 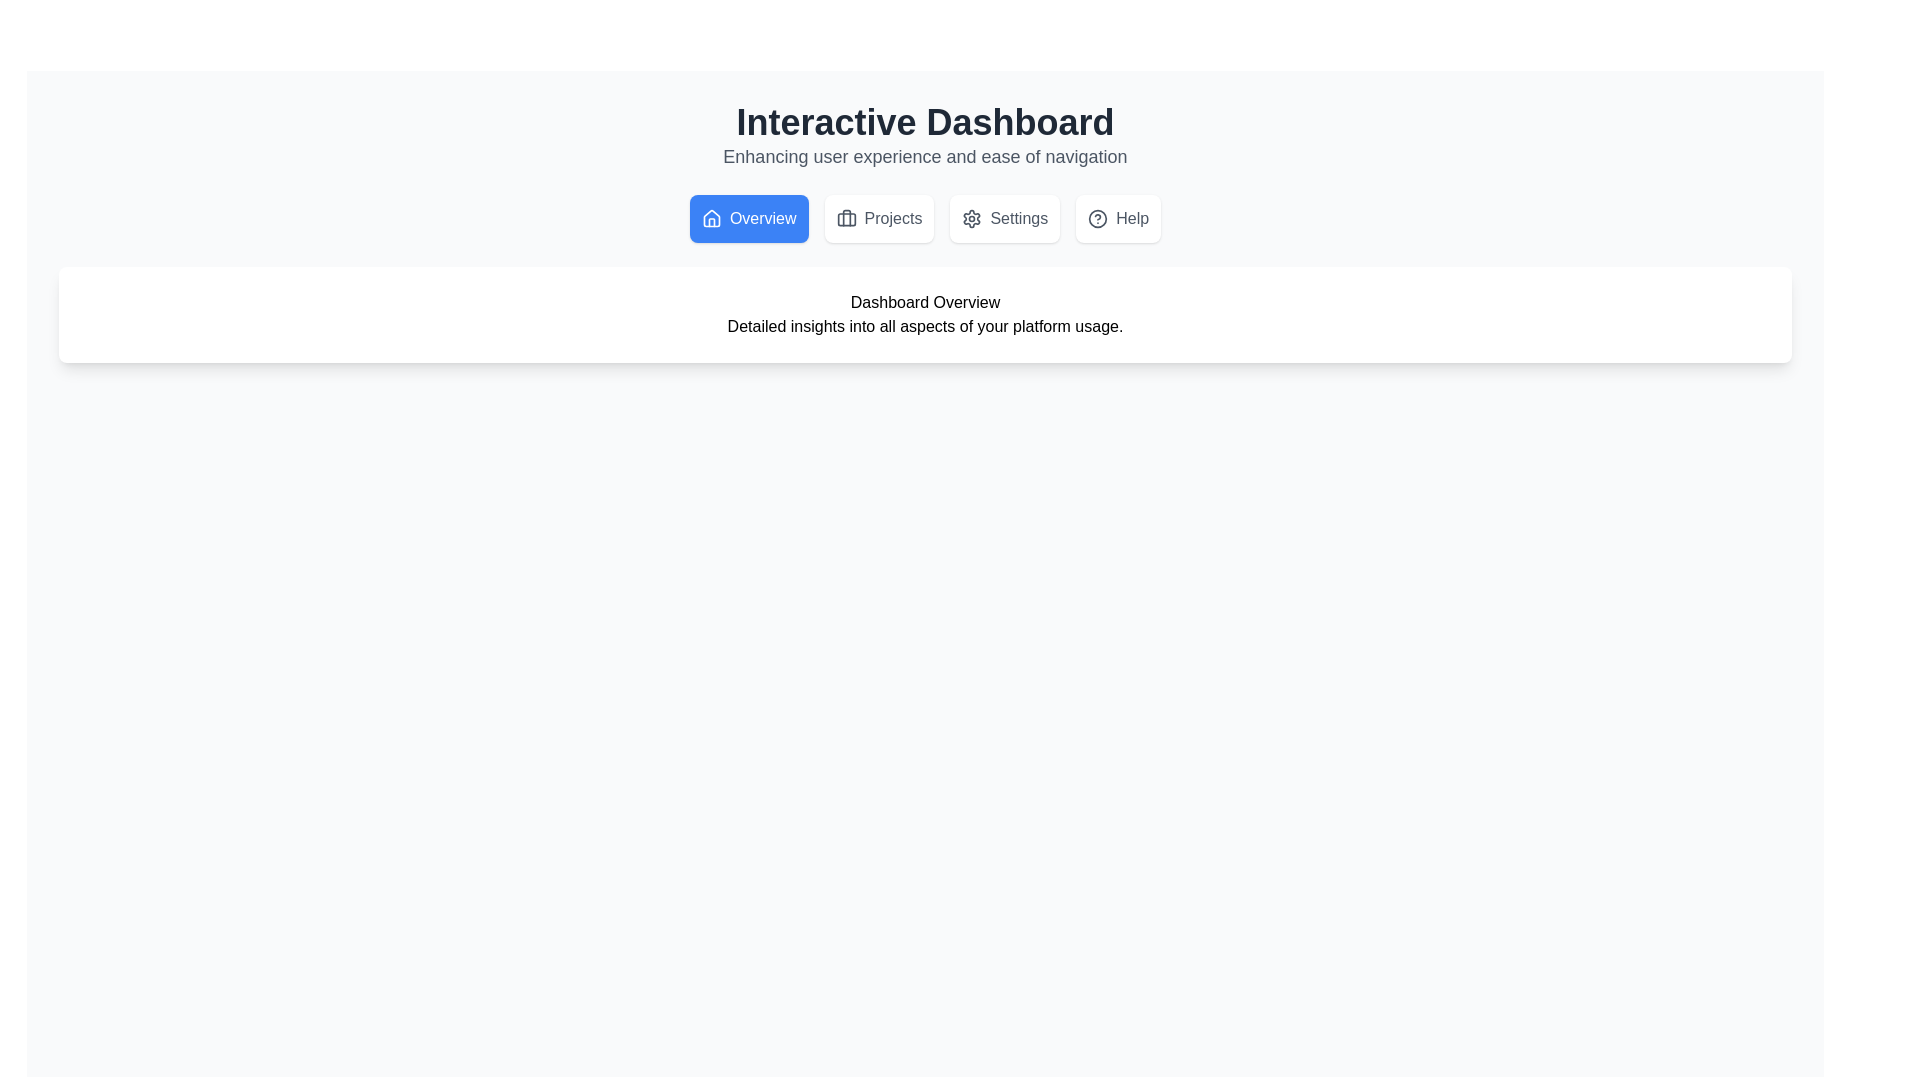 What do you see at coordinates (711, 218) in the screenshot?
I see `the house icon embedded within the blue 'Overview' button` at bounding box center [711, 218].